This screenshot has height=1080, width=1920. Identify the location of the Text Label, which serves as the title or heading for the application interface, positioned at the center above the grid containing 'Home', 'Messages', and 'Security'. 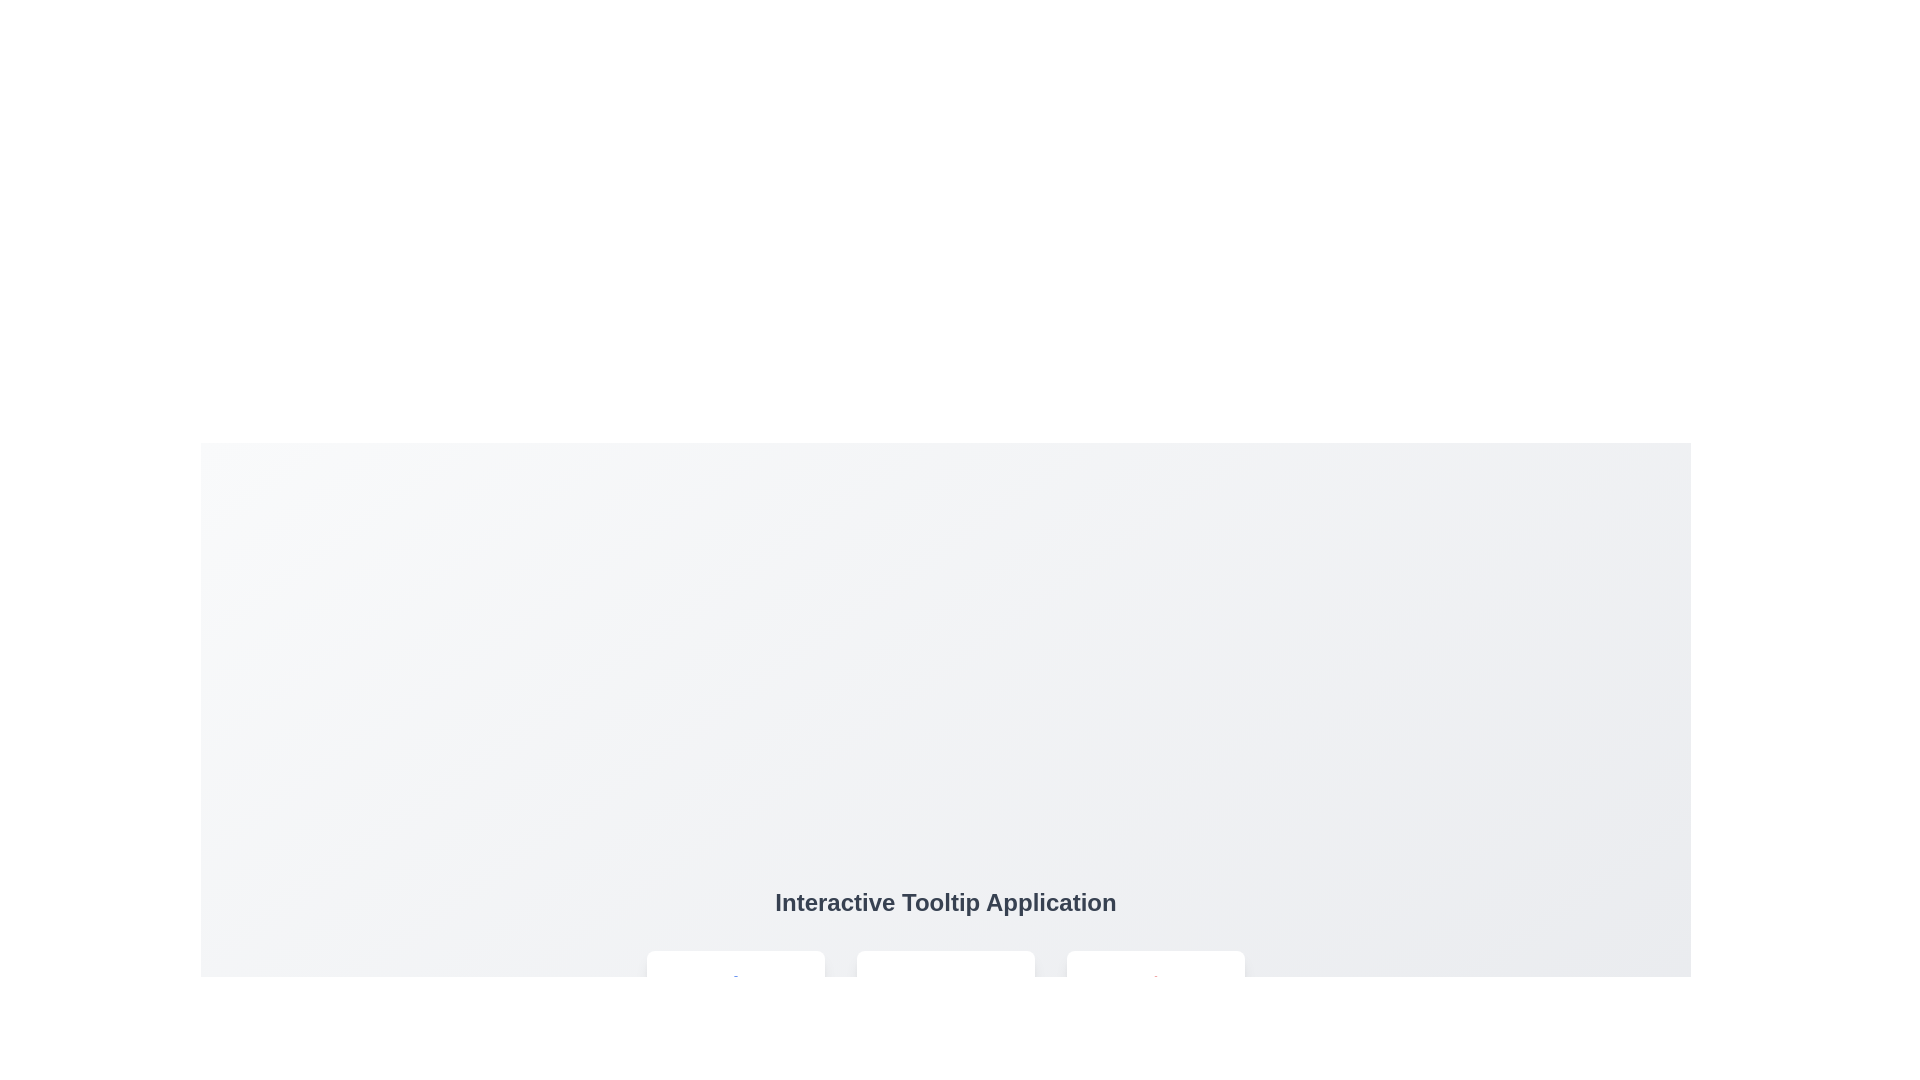
(944, 902).